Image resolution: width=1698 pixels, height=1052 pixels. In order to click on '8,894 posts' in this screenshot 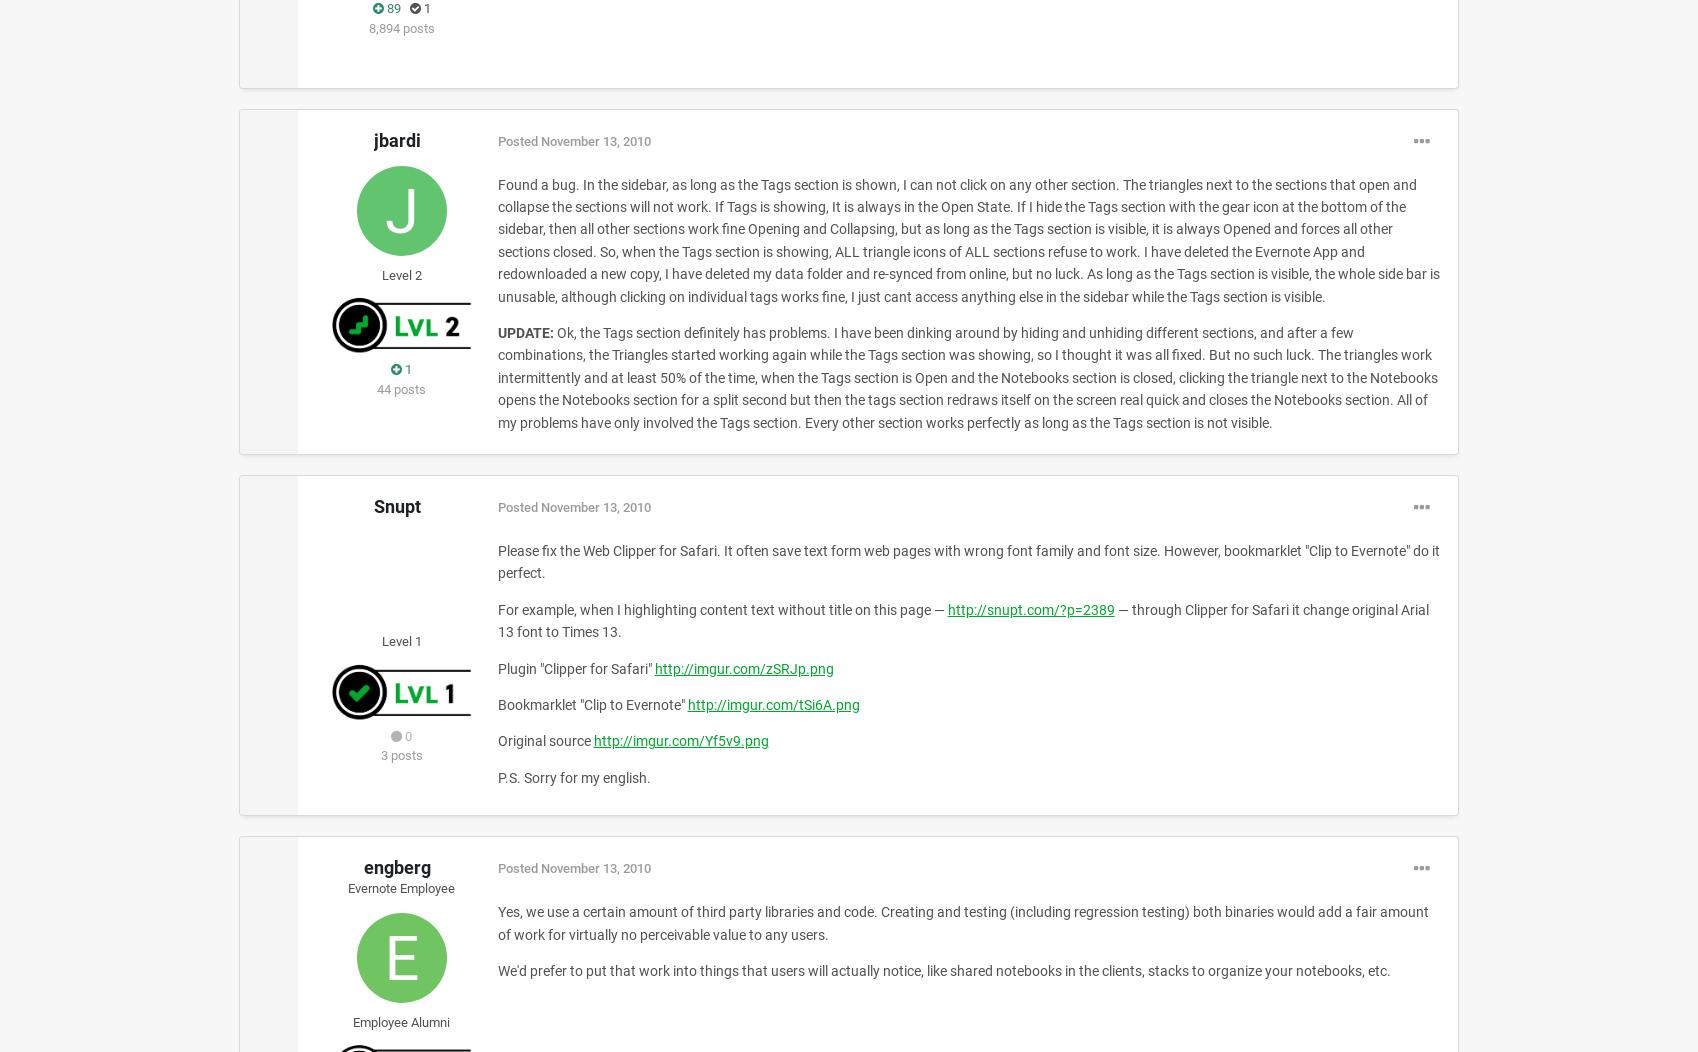, I will do `click(401, 27)`.